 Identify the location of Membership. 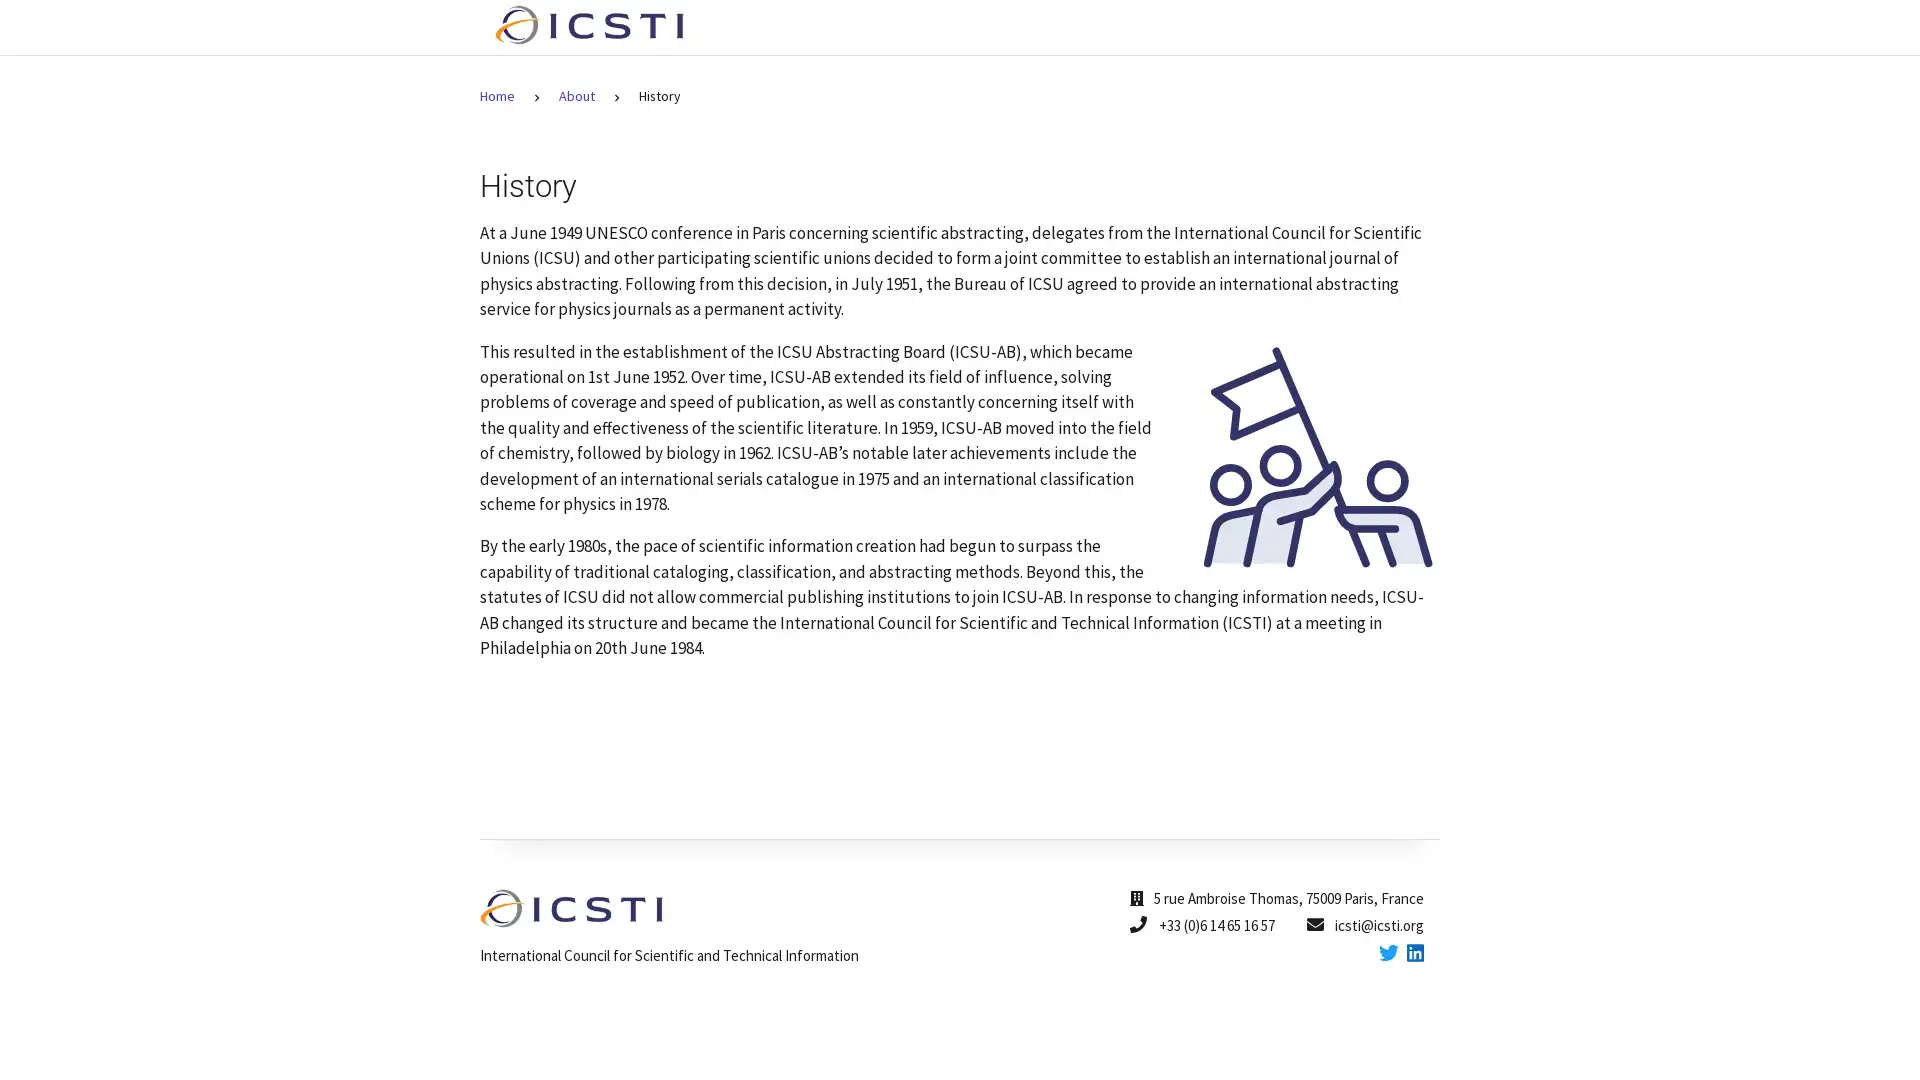
(1307, 27).